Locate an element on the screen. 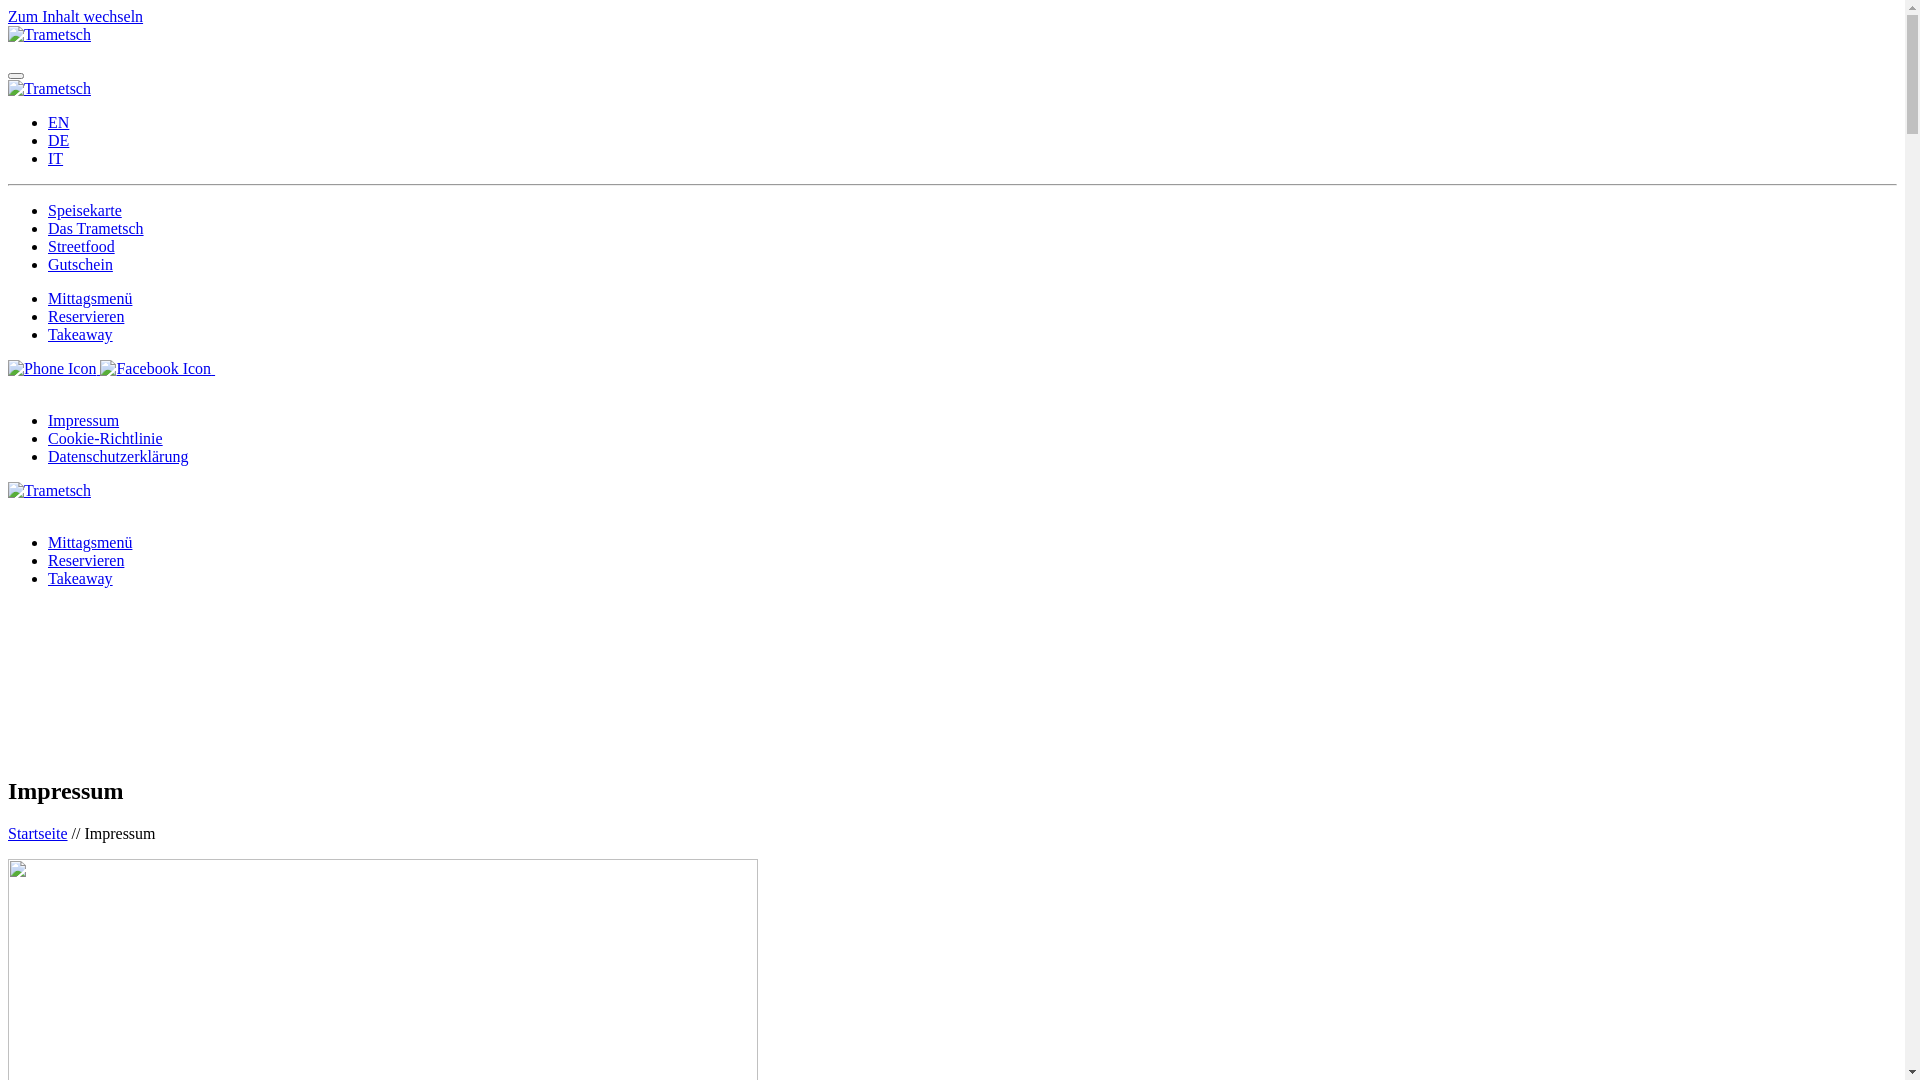  'Zum Inhalt wechseln' is located at coordinates (75, 16).